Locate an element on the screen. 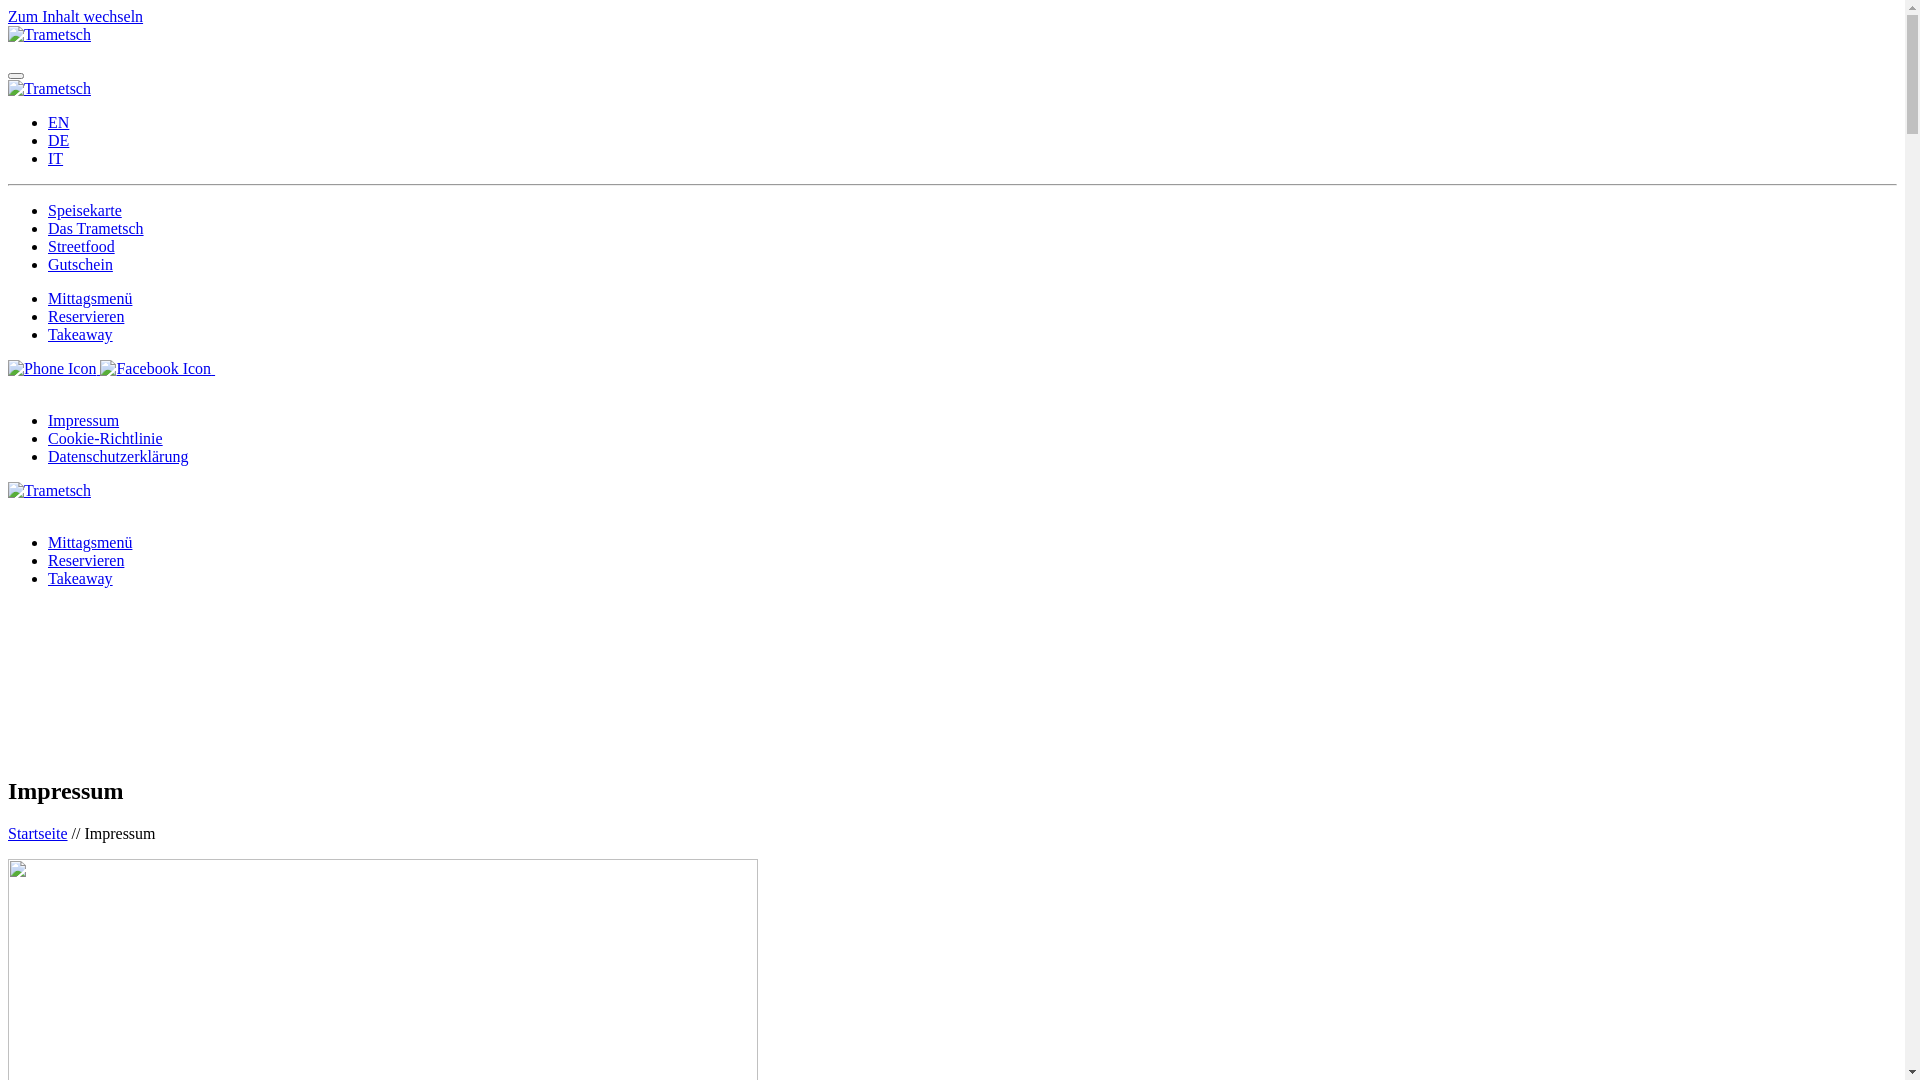  'Zum Inhalt wechseln' is located at coordinates (75, 16).